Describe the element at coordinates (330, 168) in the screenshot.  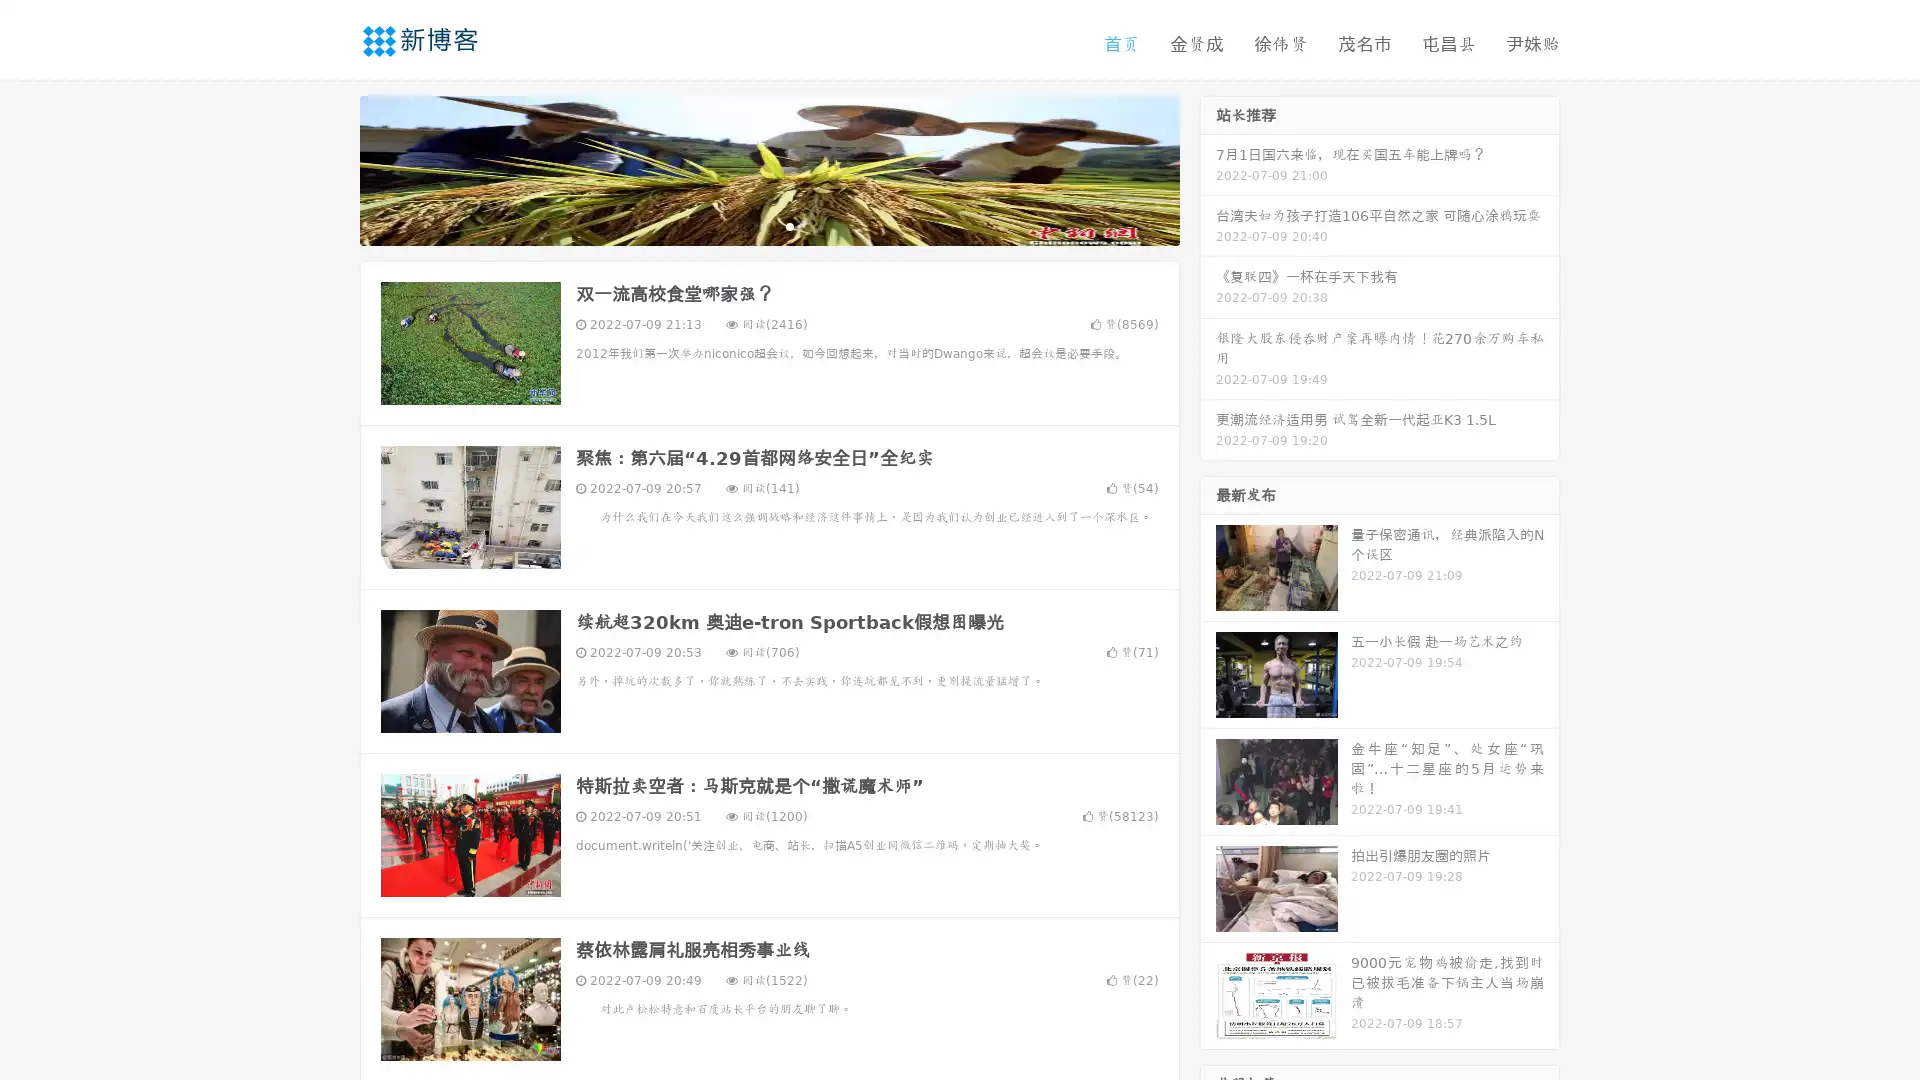
I see `Previous slide` at that location.